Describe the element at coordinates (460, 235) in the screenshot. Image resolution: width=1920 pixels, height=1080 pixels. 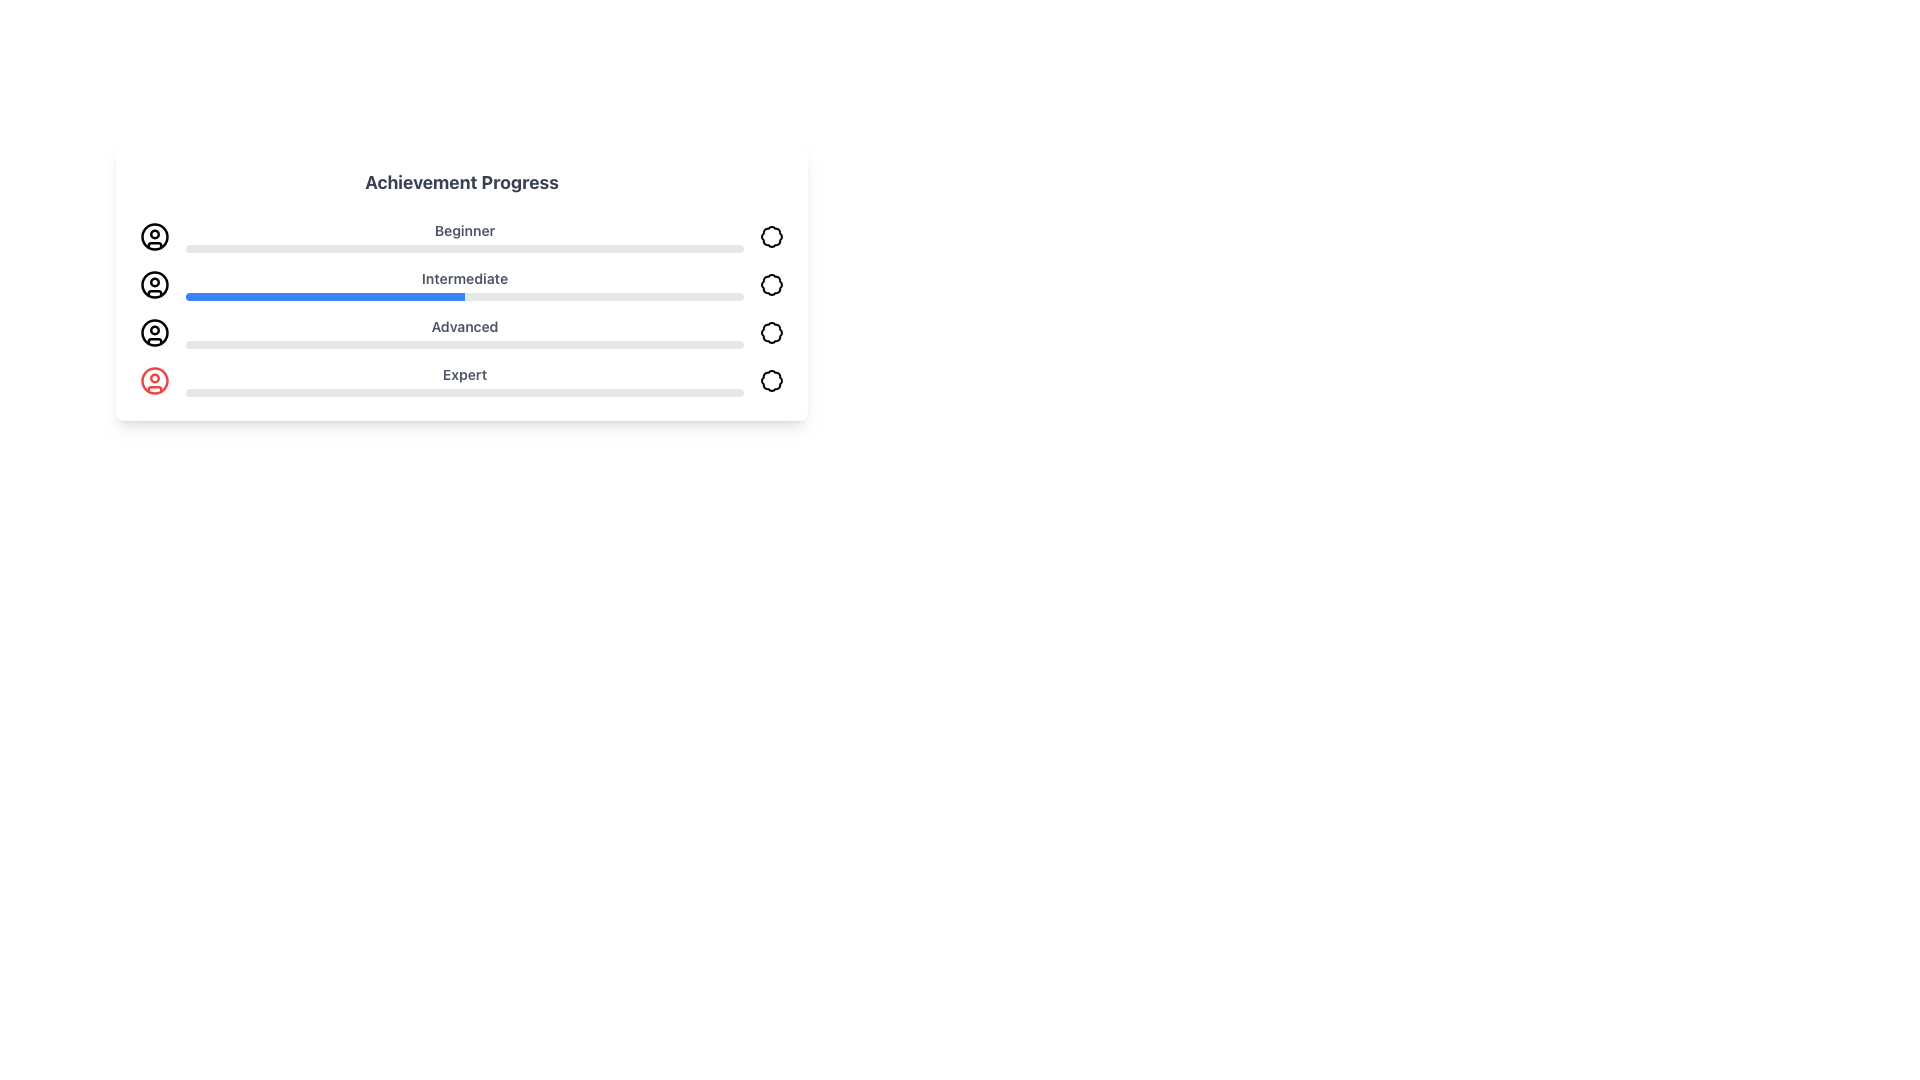
I see `the 'Beginner' achievement progress row, which features a green-outlined user icon, bold gray text, and a green-filled progress bar indicating 20% completion` at that location.